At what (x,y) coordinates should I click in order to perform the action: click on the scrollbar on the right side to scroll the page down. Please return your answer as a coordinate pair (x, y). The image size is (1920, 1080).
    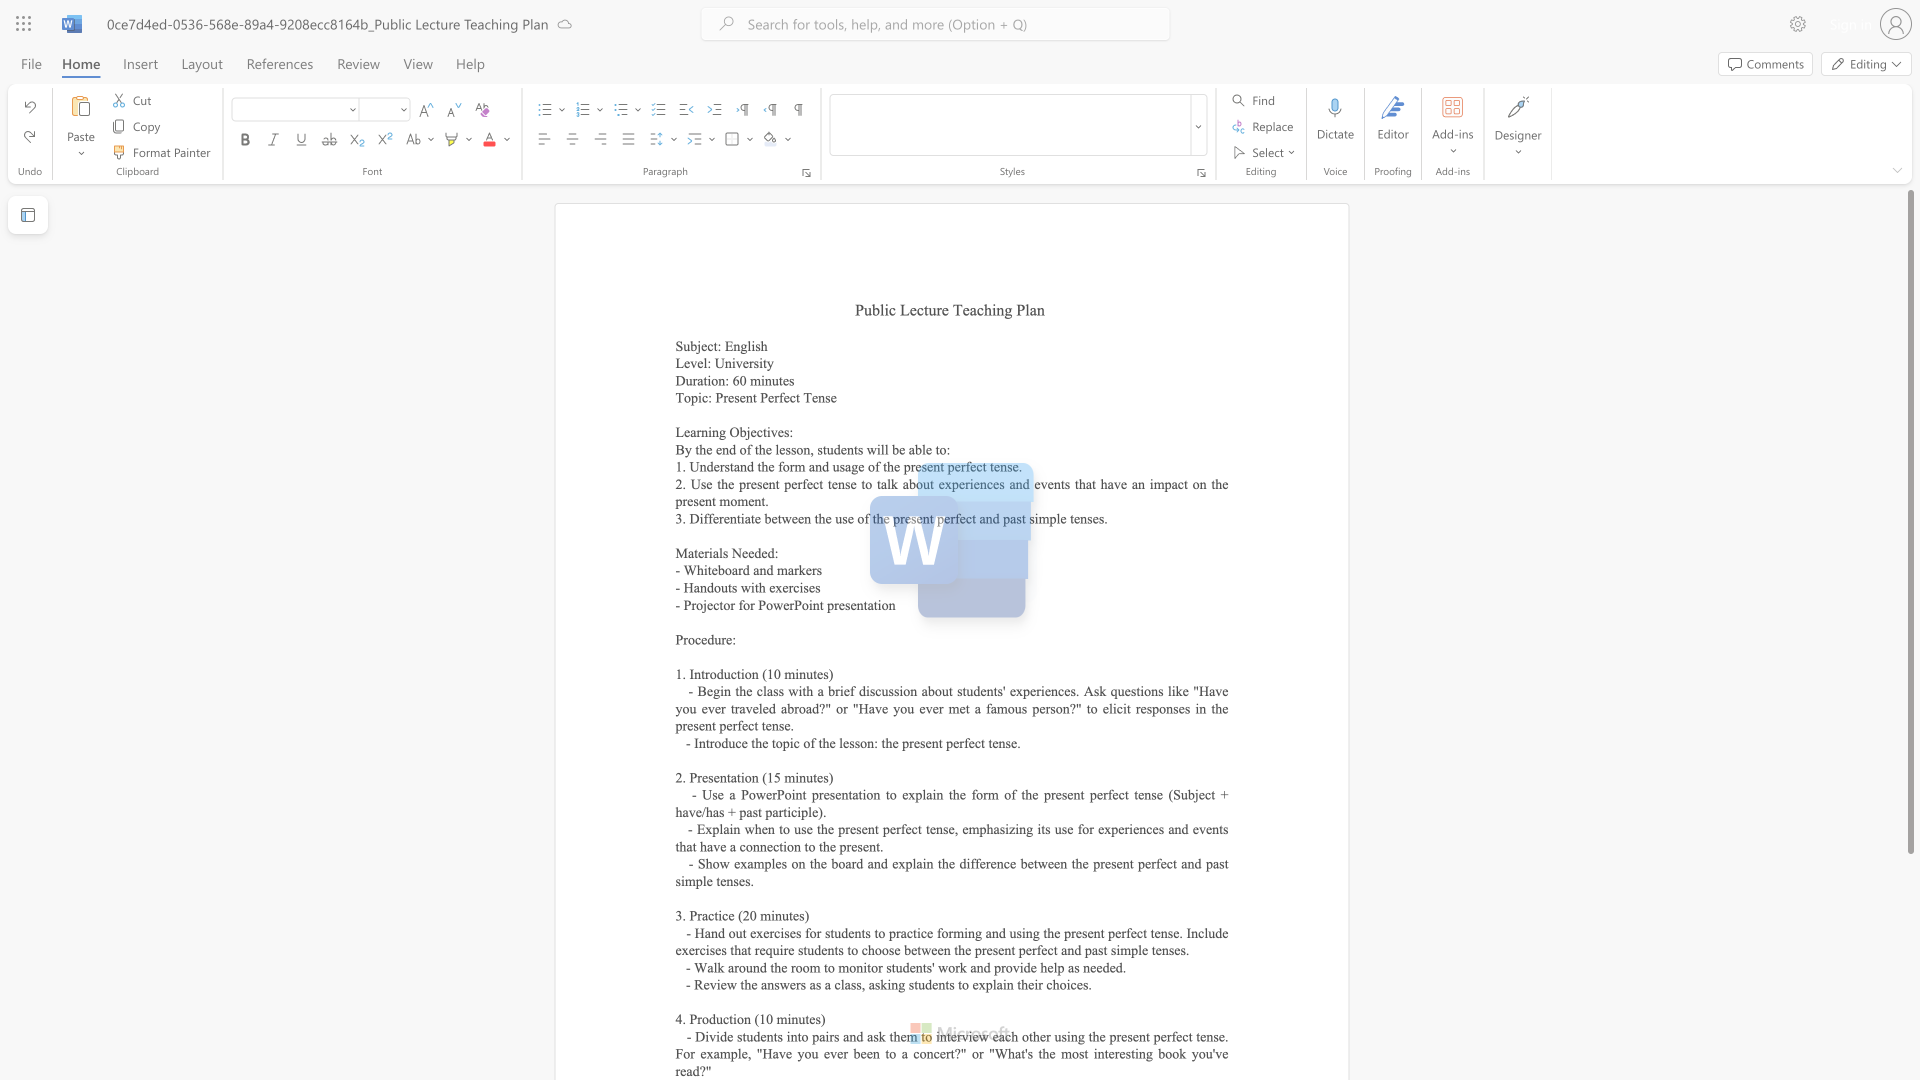
    Looking at the image, I should click on (1909, 1048).